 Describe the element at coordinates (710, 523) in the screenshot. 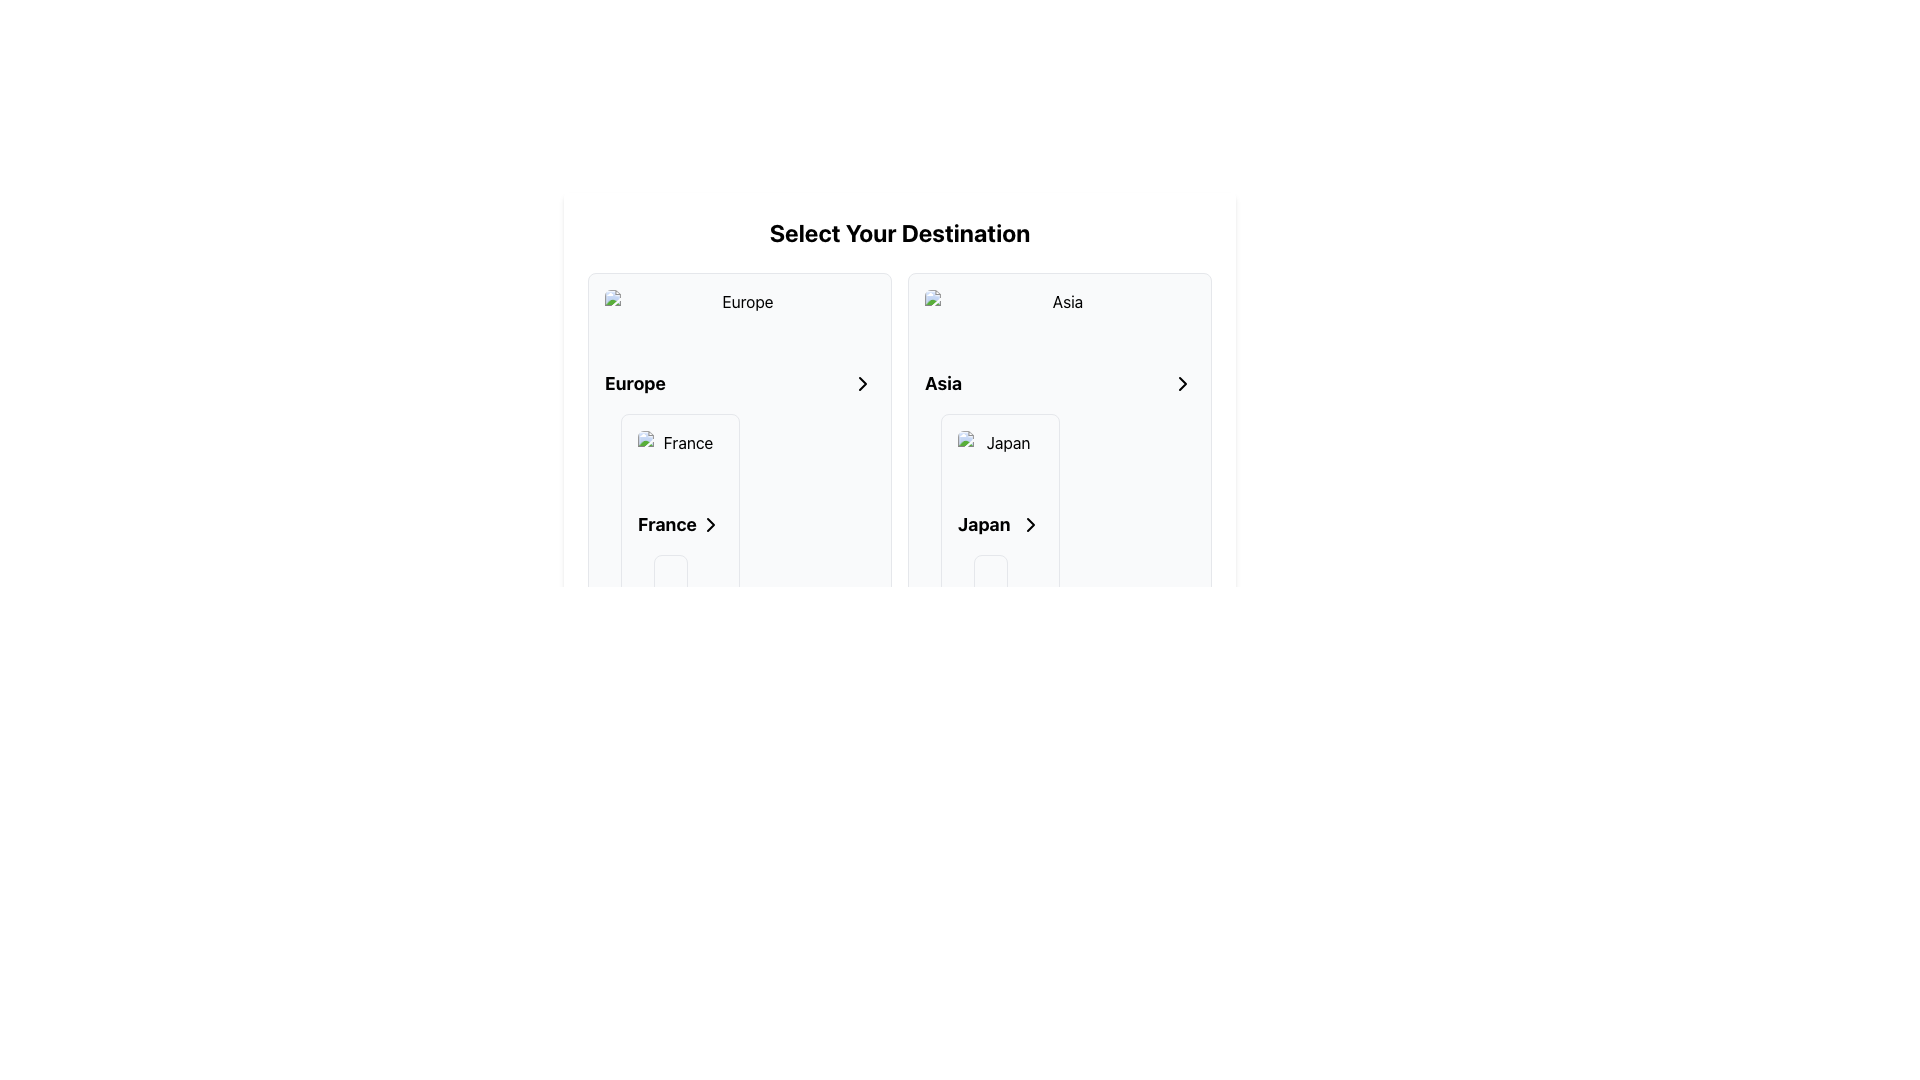

I see `the right-pointing chevron arrow icon located next to the text label 'France' under the 'Europe' section, indicating an expandable option` at that location.